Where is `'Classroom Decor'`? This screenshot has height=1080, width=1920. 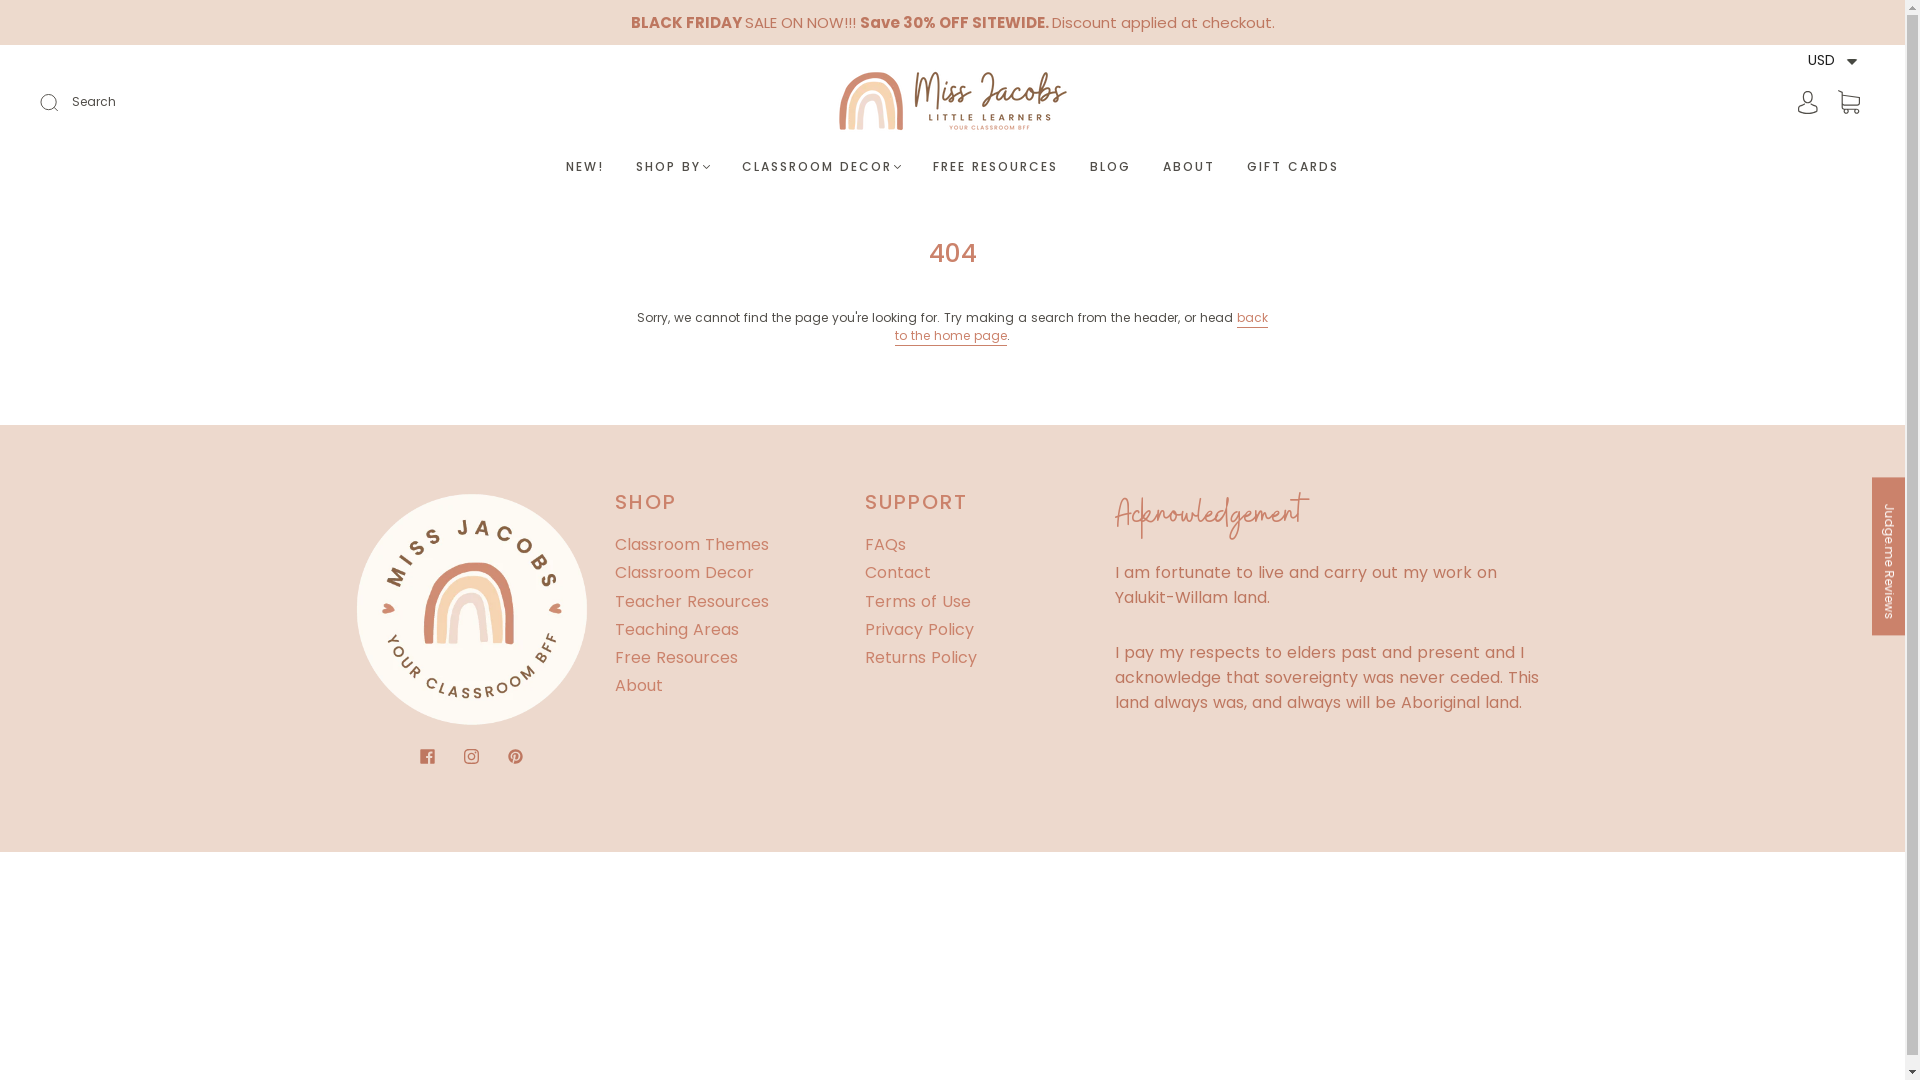 'Classroom Decor' is located at coordinates (683, 572).